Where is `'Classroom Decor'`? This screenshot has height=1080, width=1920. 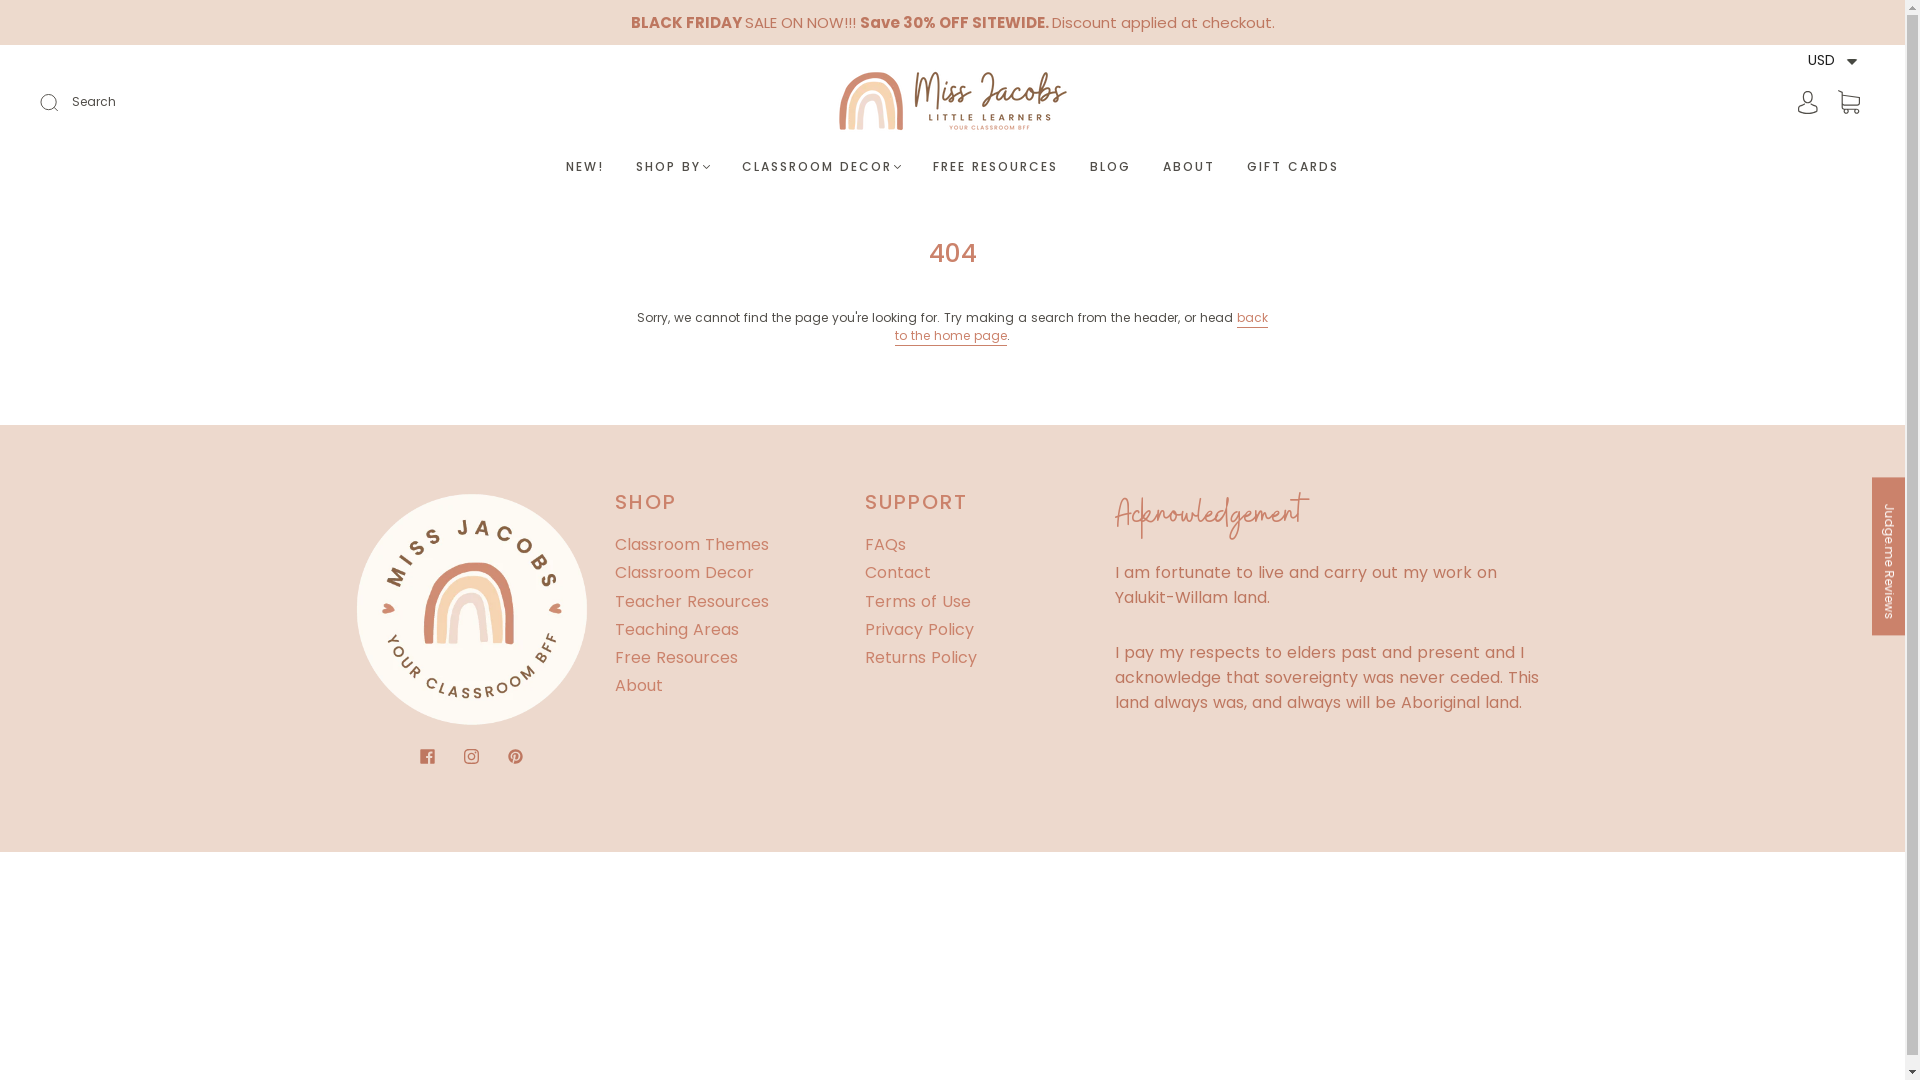 'Classroom Decor' is located at coordinates (683, 572).